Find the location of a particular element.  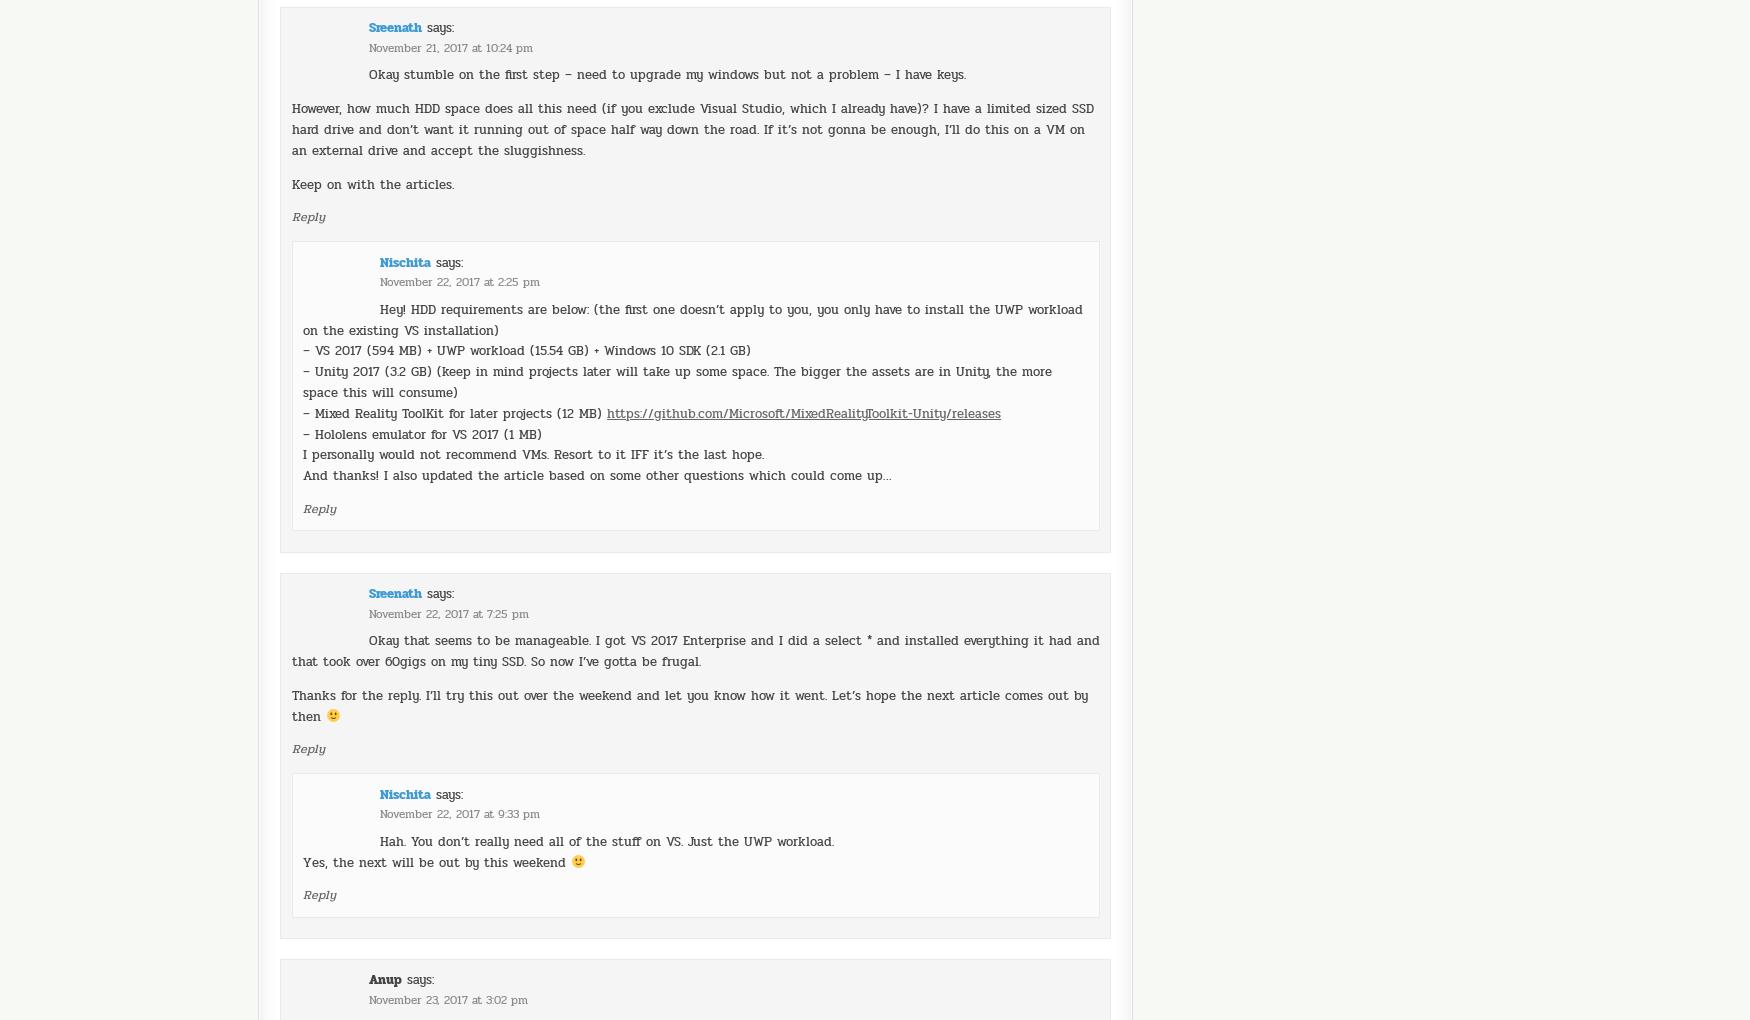

'– Unity 2017 (3.2 GB) (keep in mind projects later will take up some space. The bigger the assets are in Unity, the more space this will consume)' is located at coordinates (676, 327).